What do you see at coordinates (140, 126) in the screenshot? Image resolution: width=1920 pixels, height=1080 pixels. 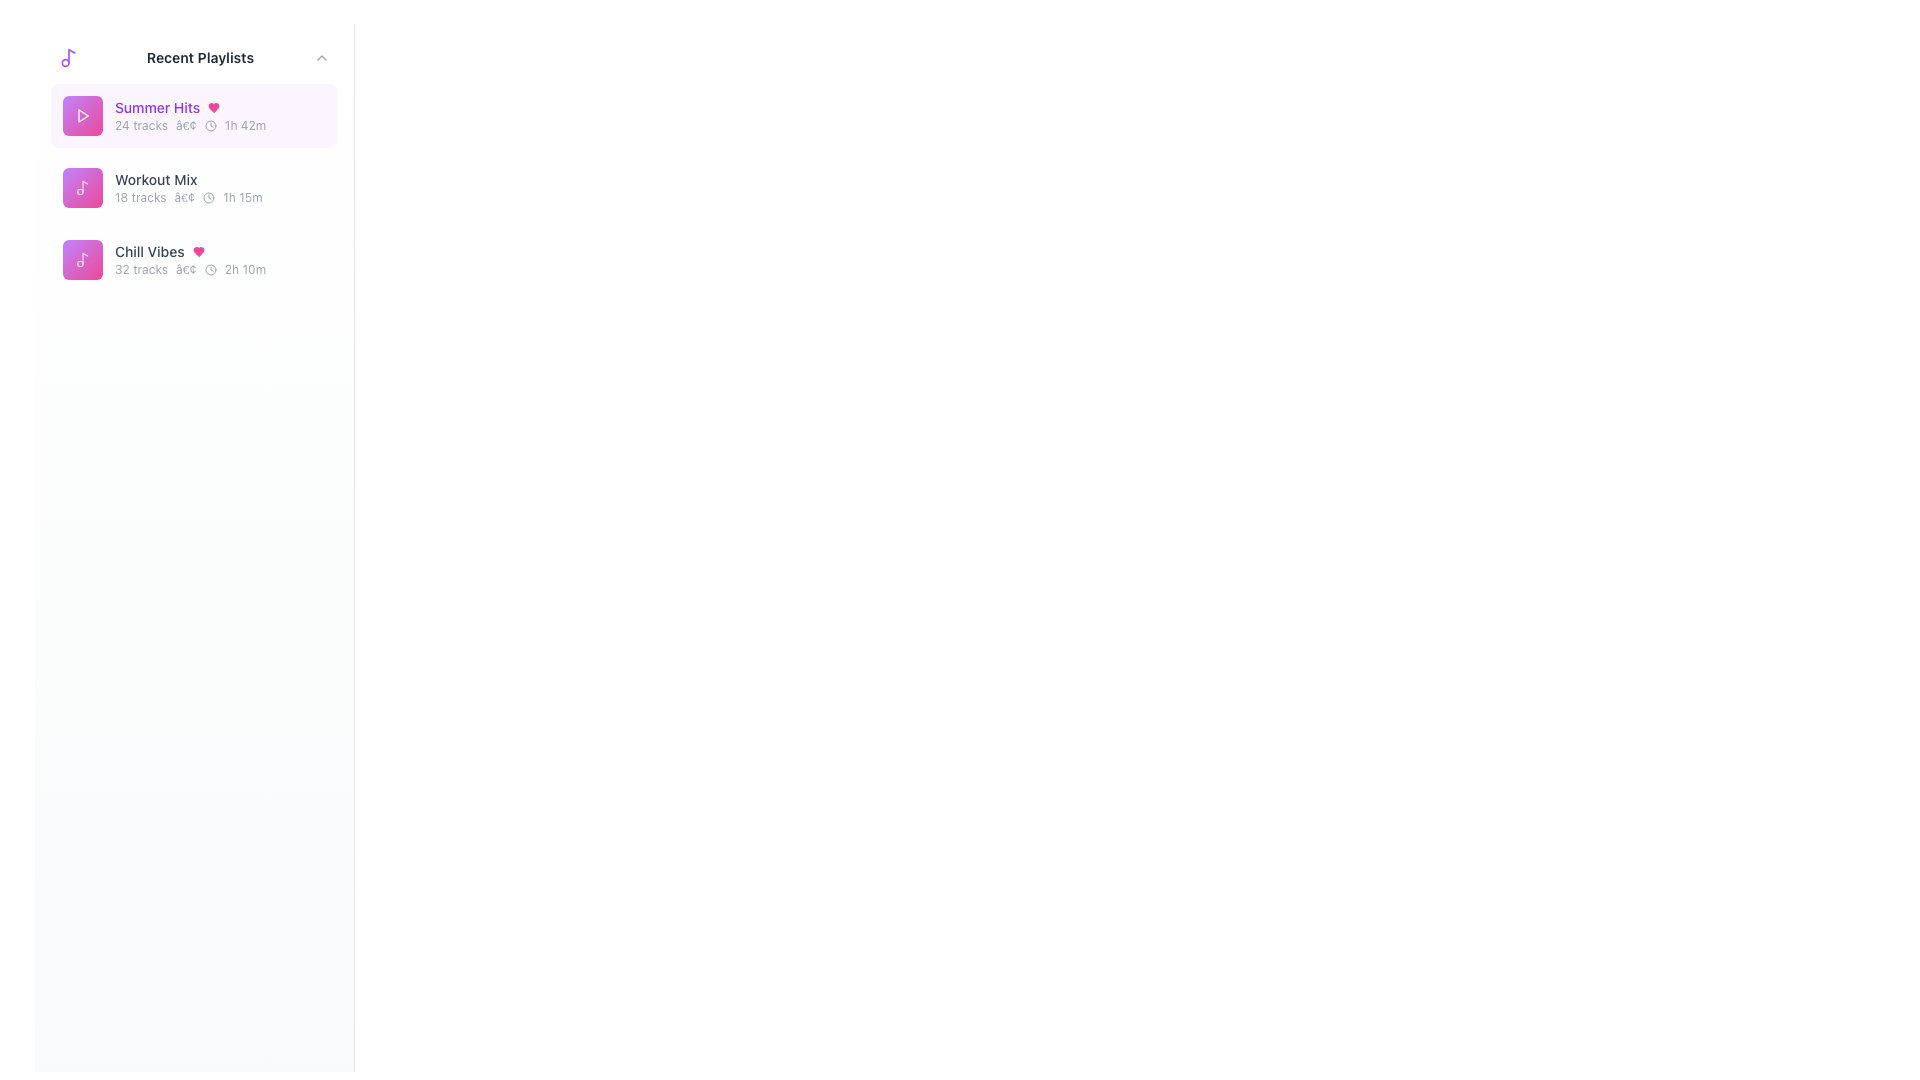 I see `the static text '24 tracks', which is displayed in light gray font, located at the top of the 'Recent Playlists' section, specifically in the first row of the playlist list` at bounding box center [140, 126].